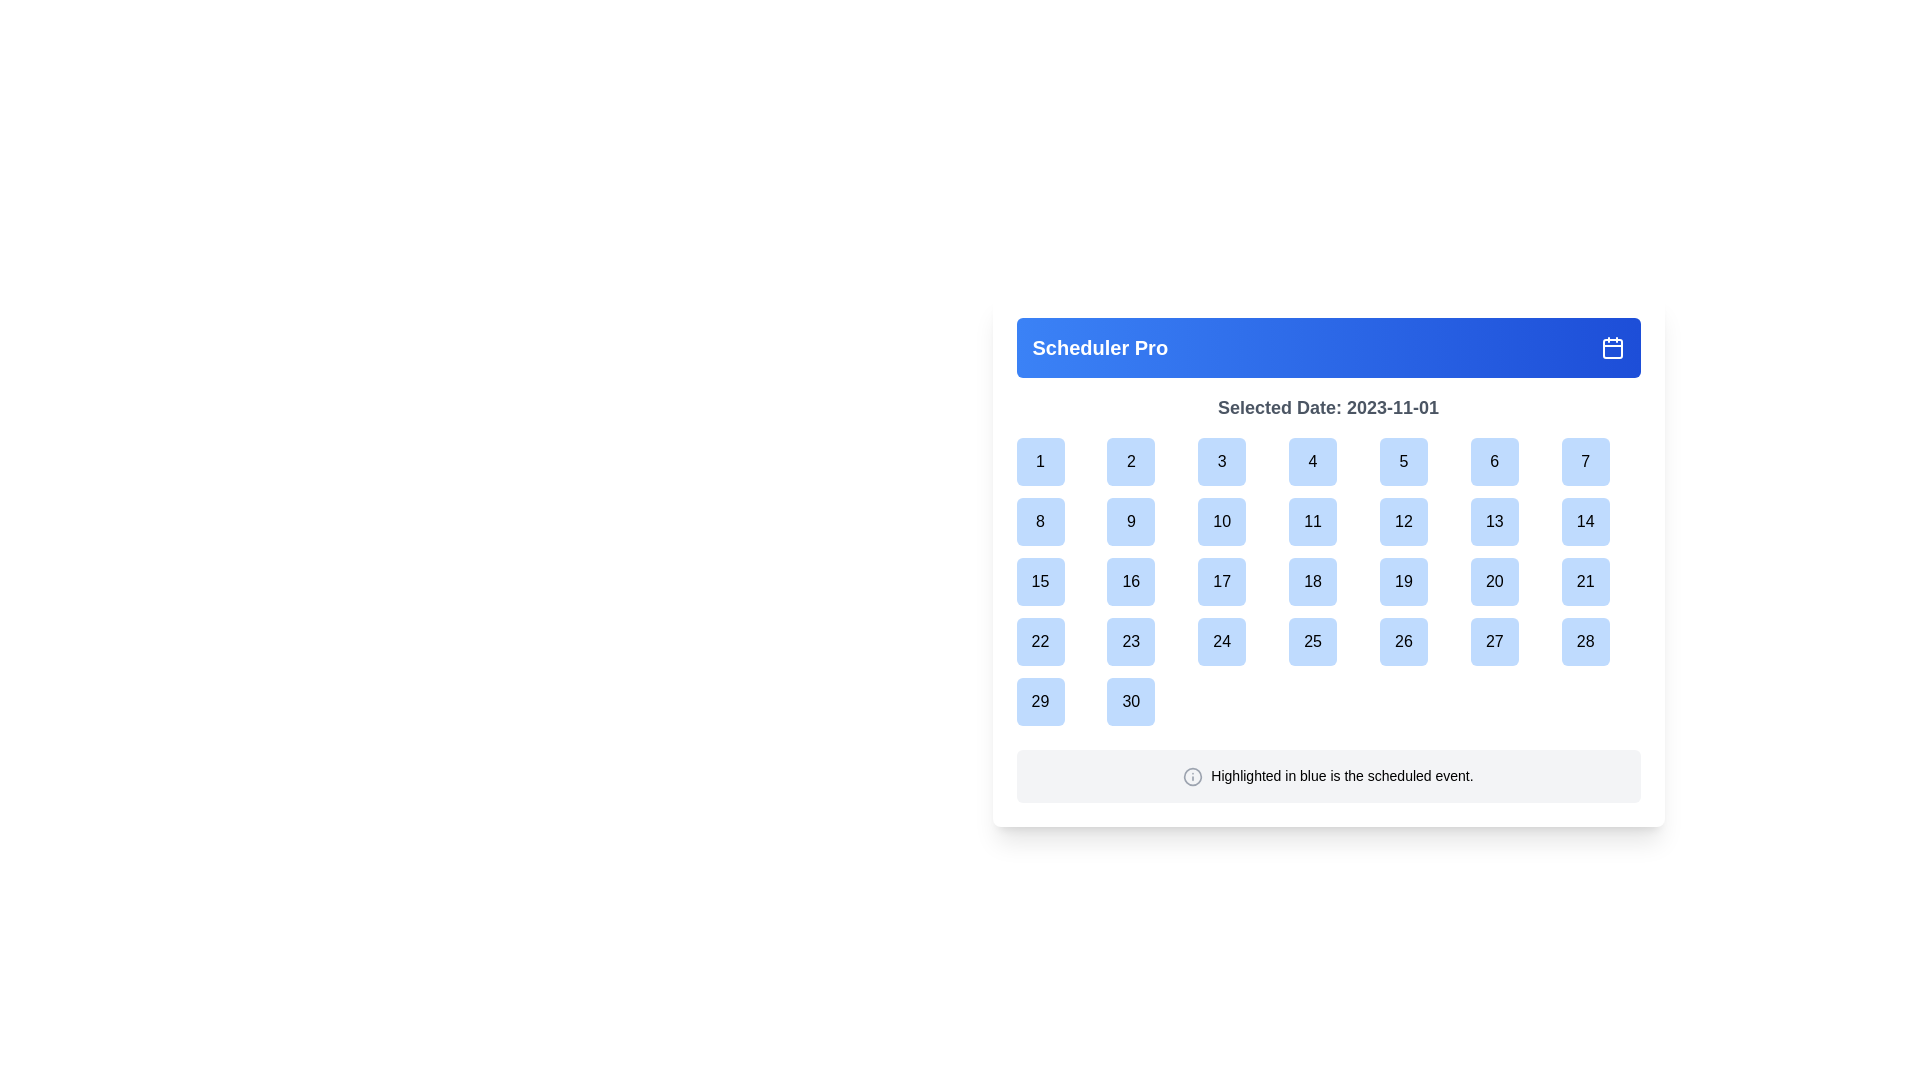  Describe the element at coordinates (1236, 520) in the screenshot. I see `the button representing the 10th day in the calendar` at that location.